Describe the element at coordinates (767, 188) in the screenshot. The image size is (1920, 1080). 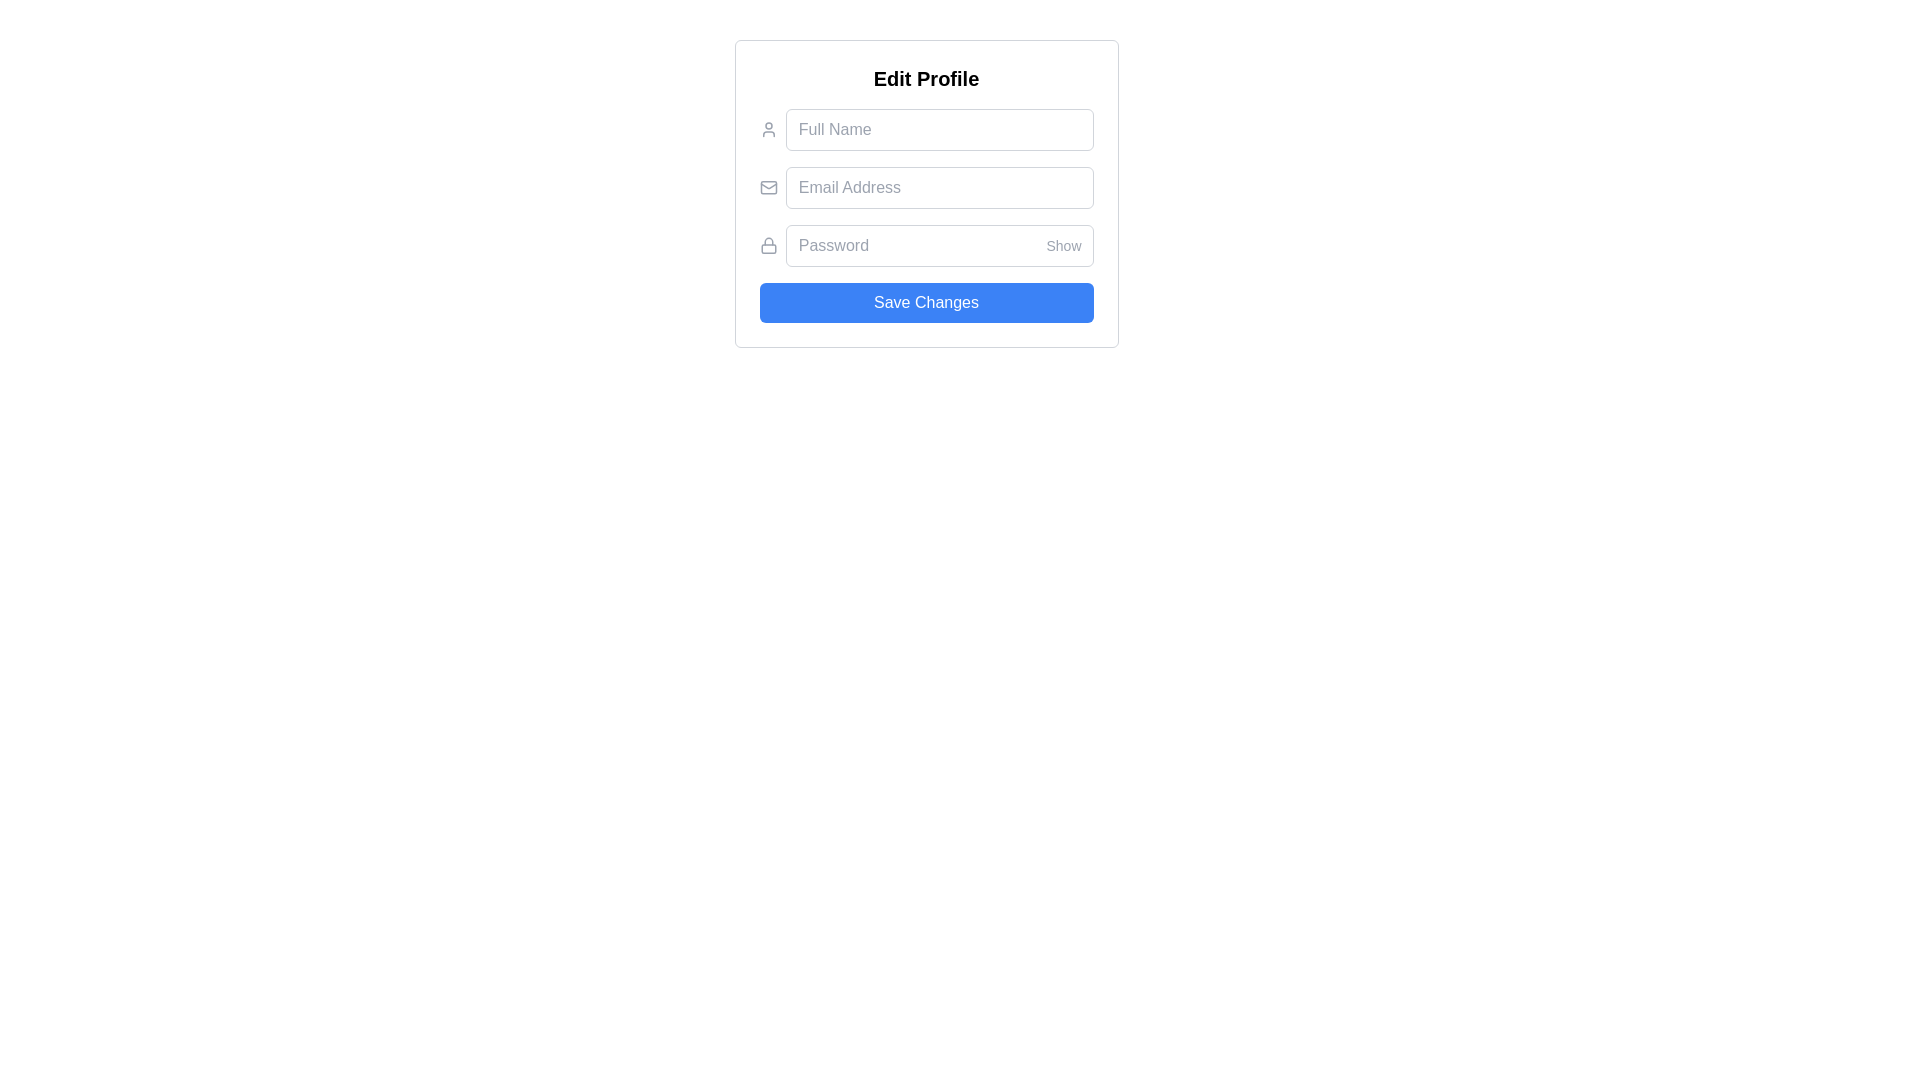
I see `the upper rectangular component of the email icon within the profile editing form, which has rounded corners and no visible color or content` at that location.